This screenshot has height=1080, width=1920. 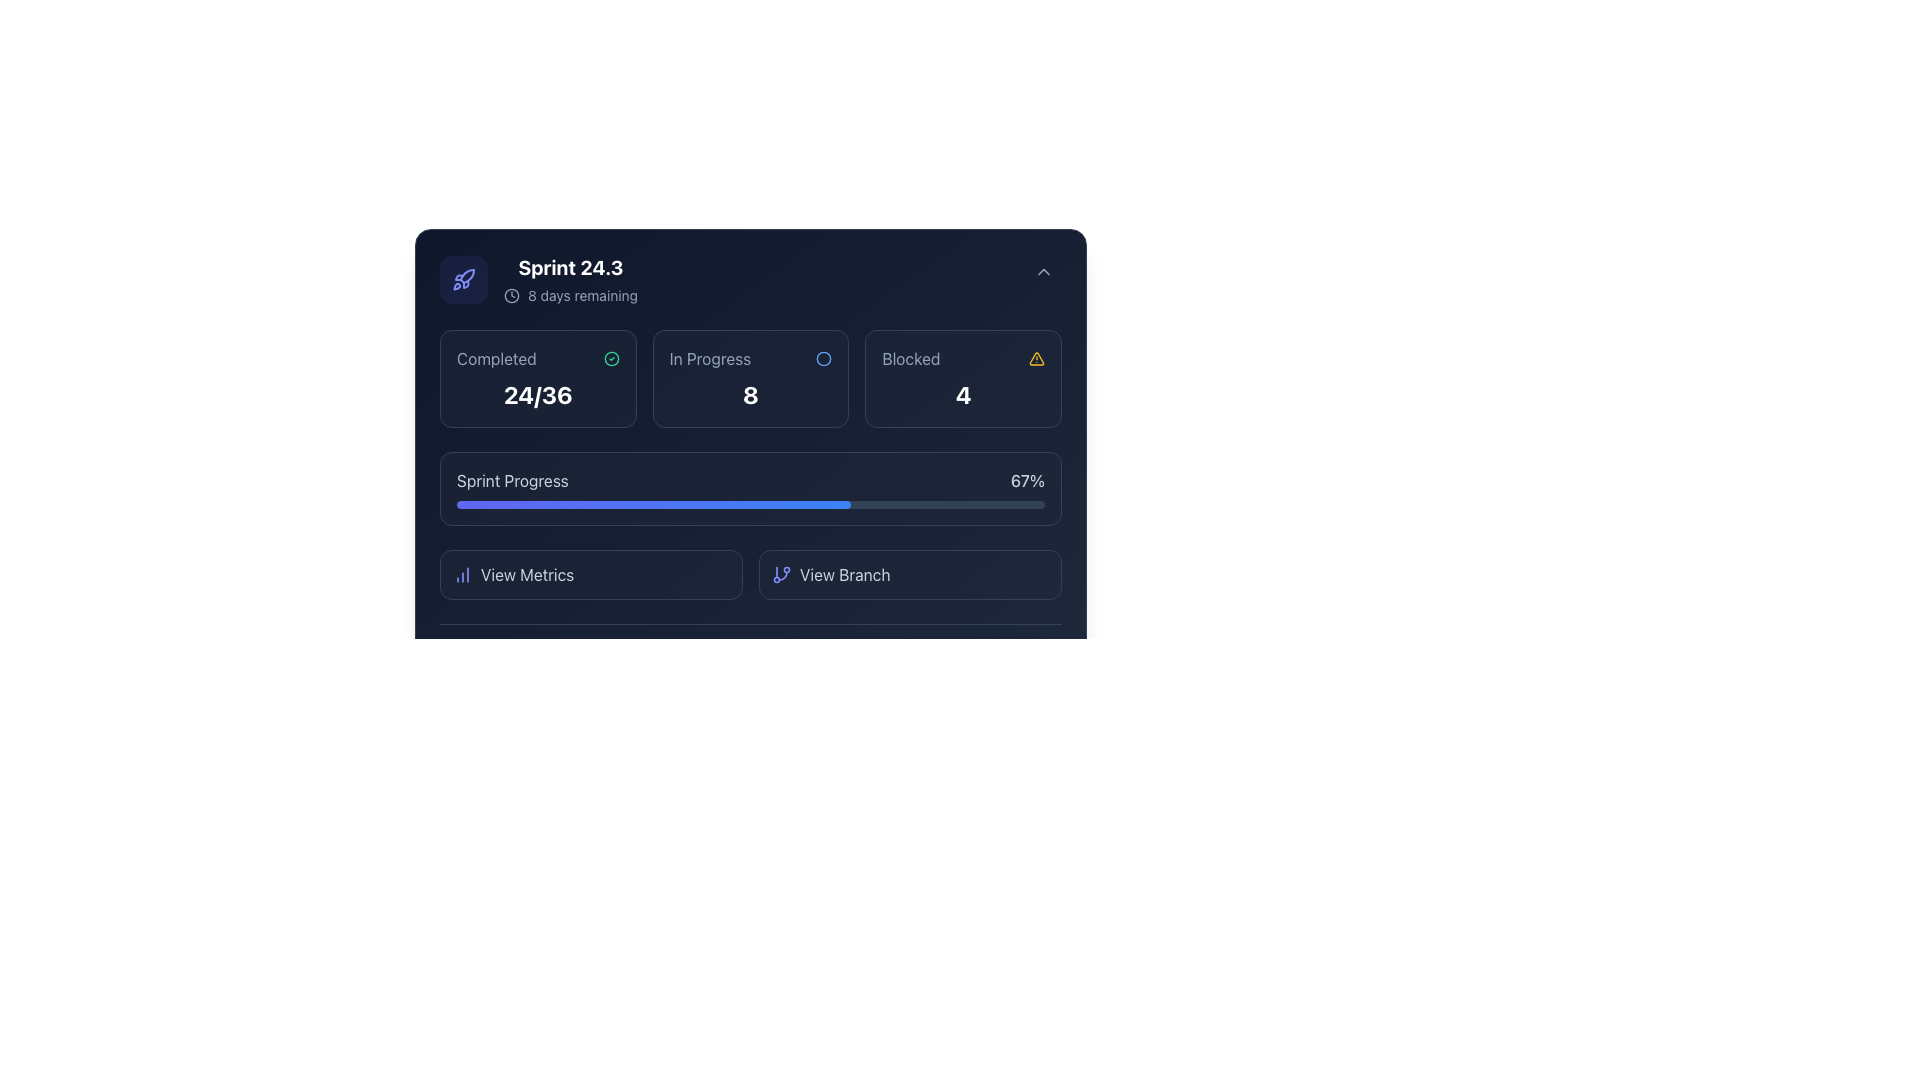 I want to click on the button located in the top-right corner of the interface section to change its background, so click(x=1042, y=272).